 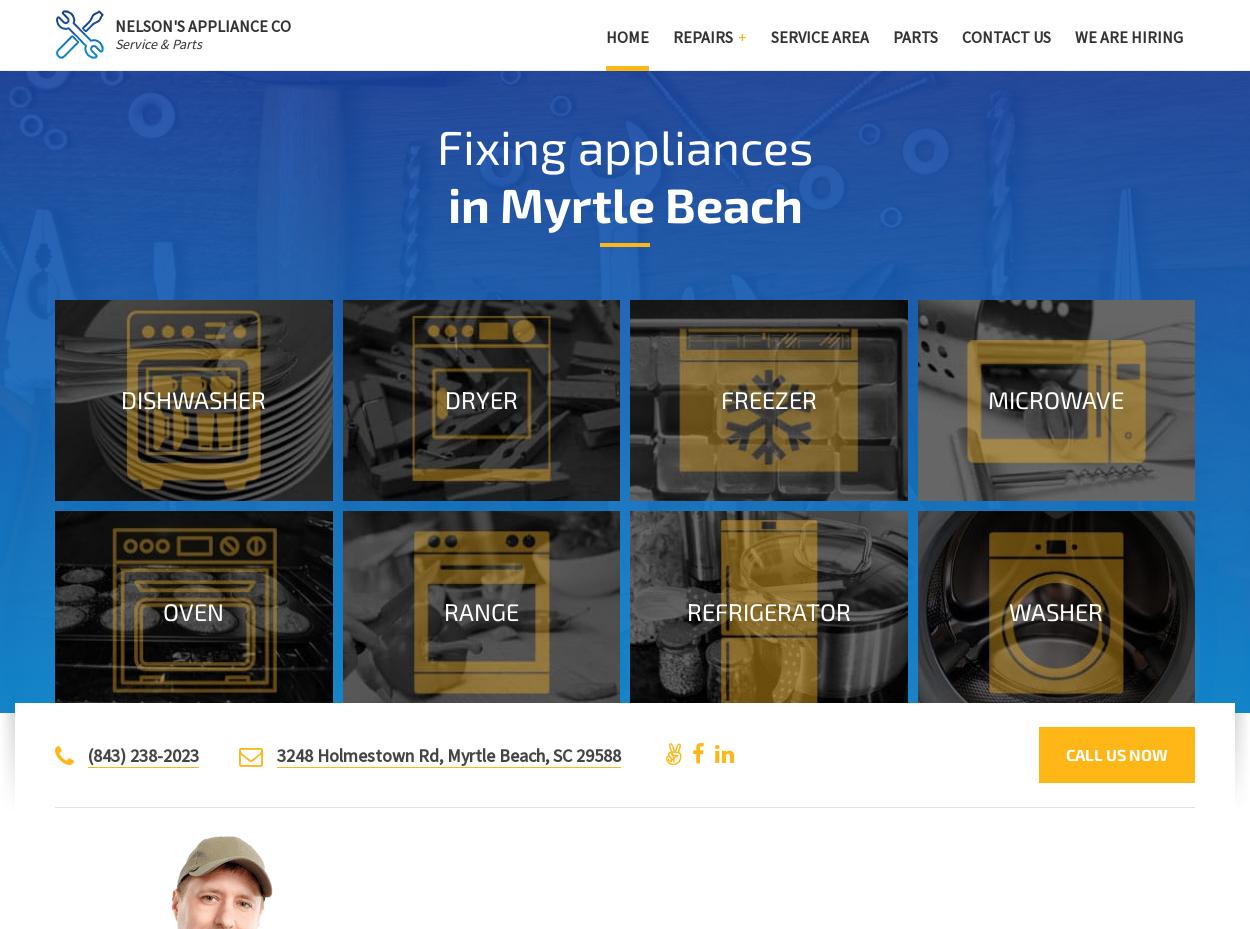 What do you see at coordinates (1116, 752) in the screenshot?
I see `'Call us now'` at bounding box center [1116, 752].